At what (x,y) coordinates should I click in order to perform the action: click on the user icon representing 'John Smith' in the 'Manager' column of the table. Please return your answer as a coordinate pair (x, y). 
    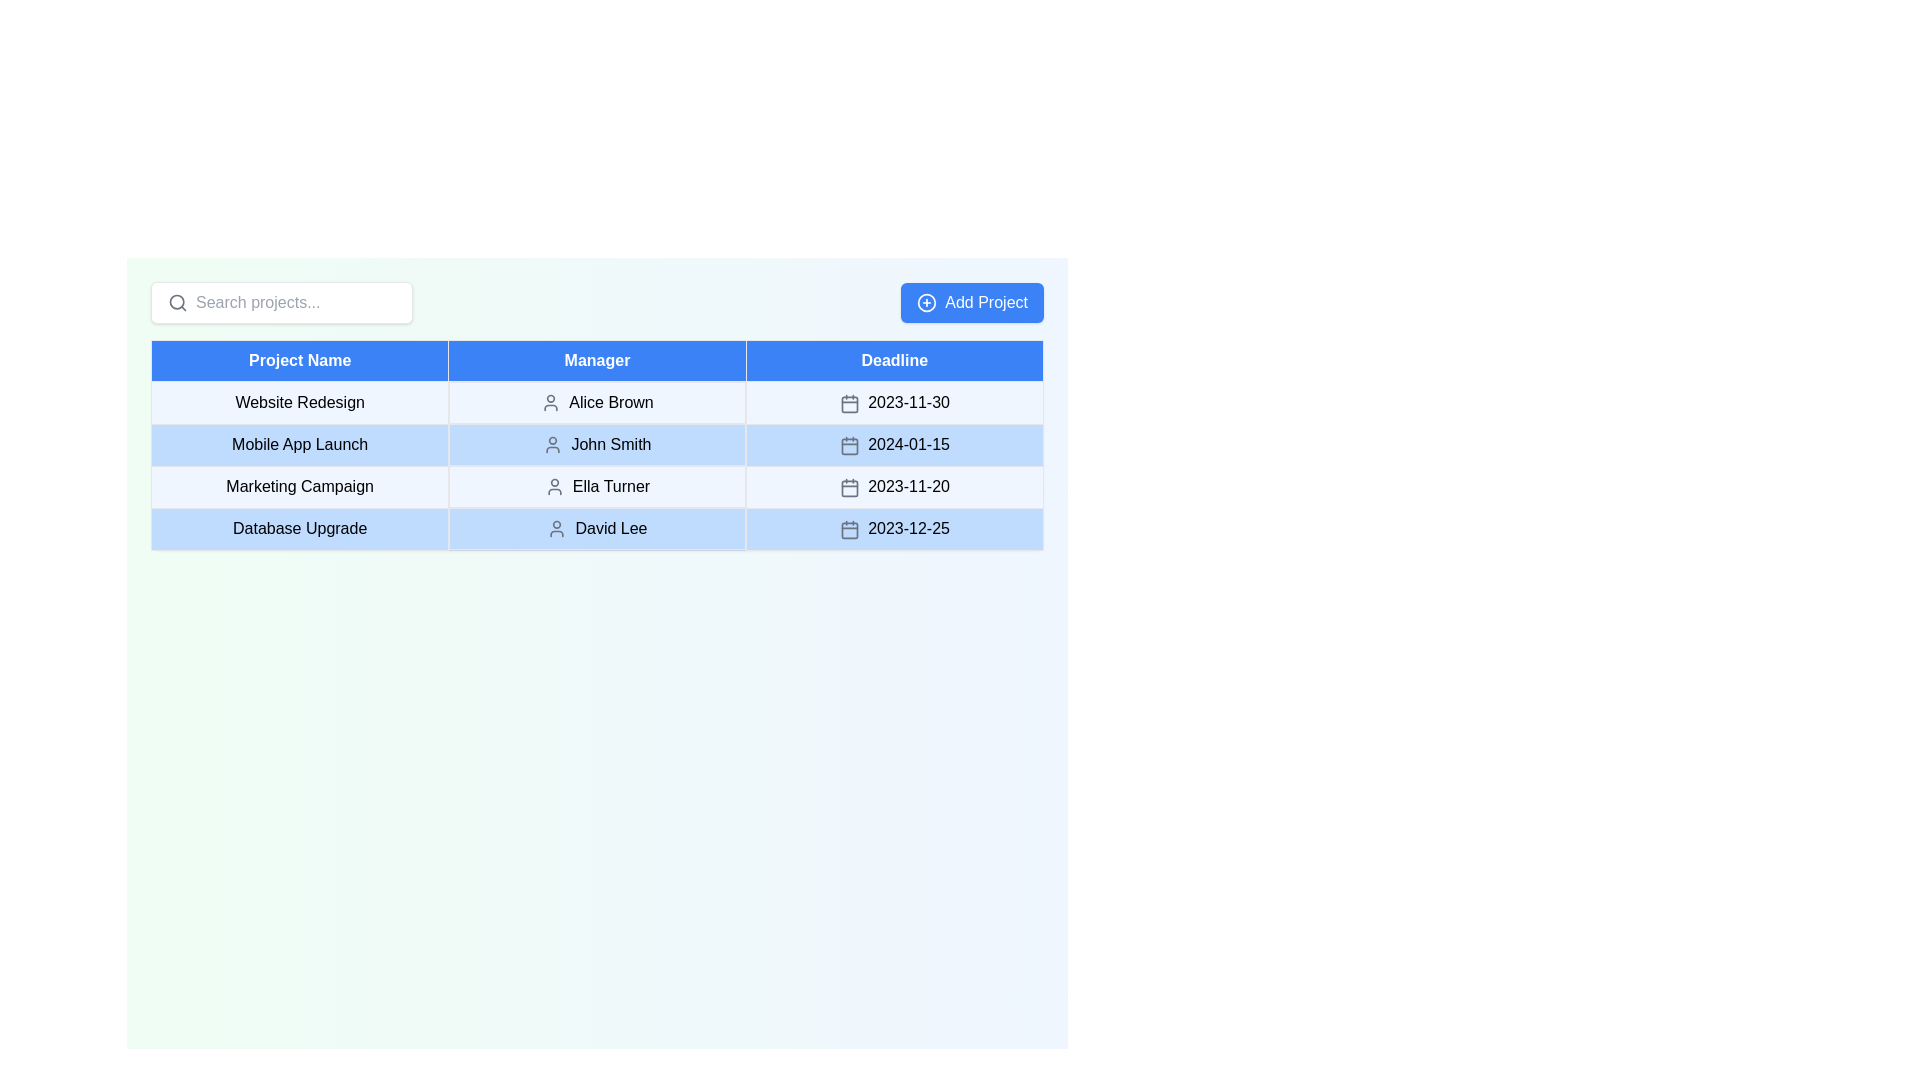
    Looking at the image, I should click on (553, 443).